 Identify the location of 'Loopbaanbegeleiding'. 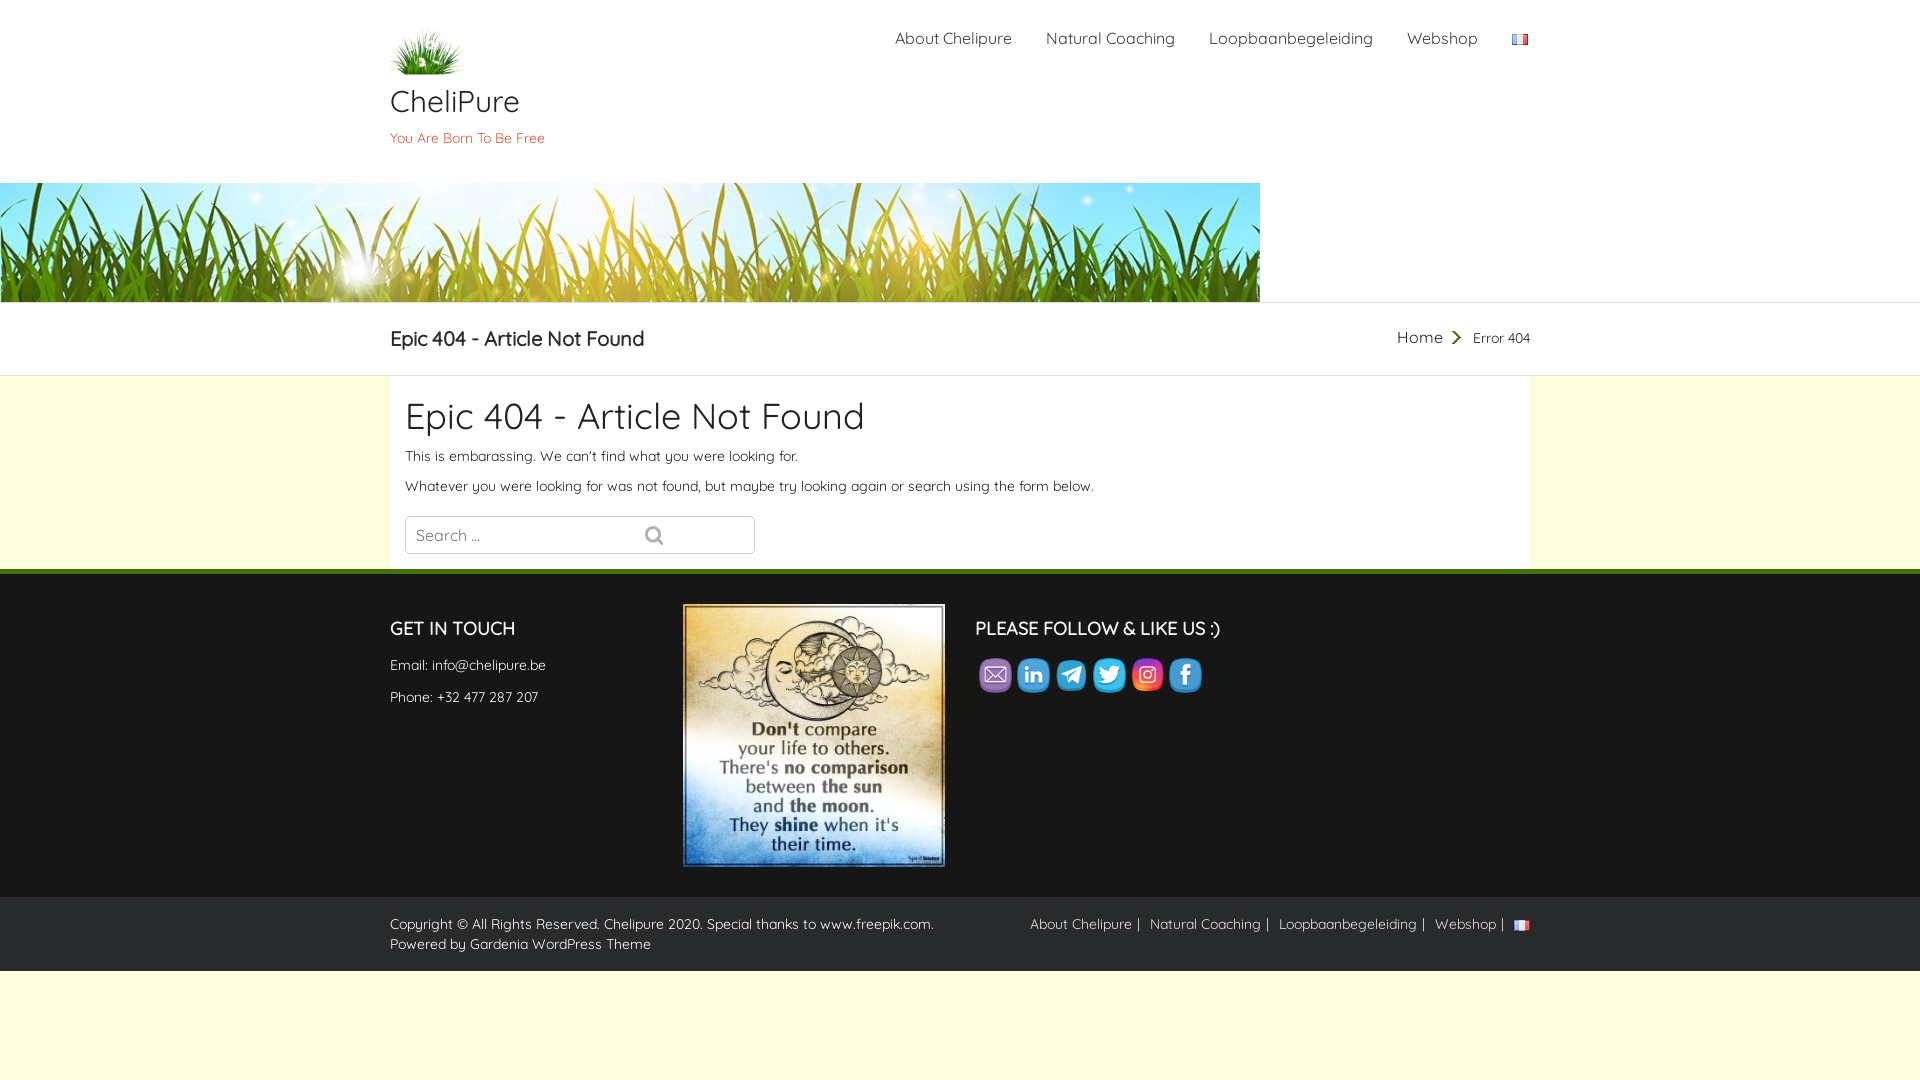
(1277, 924).